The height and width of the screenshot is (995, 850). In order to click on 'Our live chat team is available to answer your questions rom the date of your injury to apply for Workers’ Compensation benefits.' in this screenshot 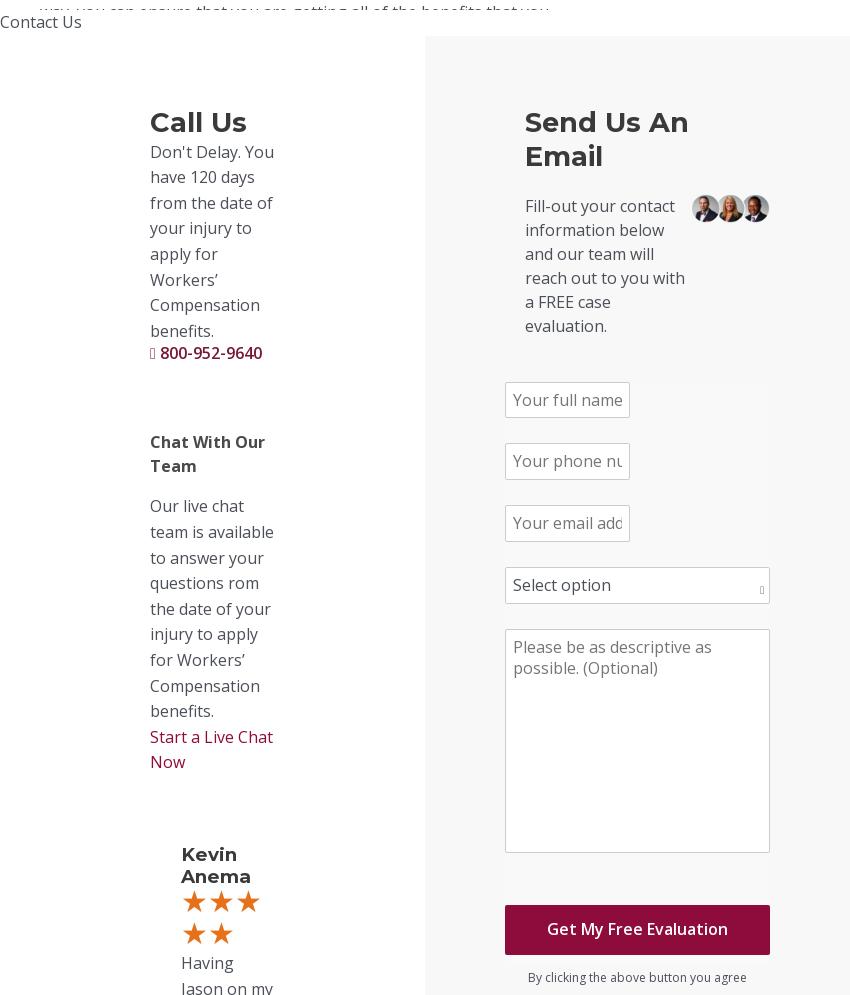, I will do `click(210, 607)`.